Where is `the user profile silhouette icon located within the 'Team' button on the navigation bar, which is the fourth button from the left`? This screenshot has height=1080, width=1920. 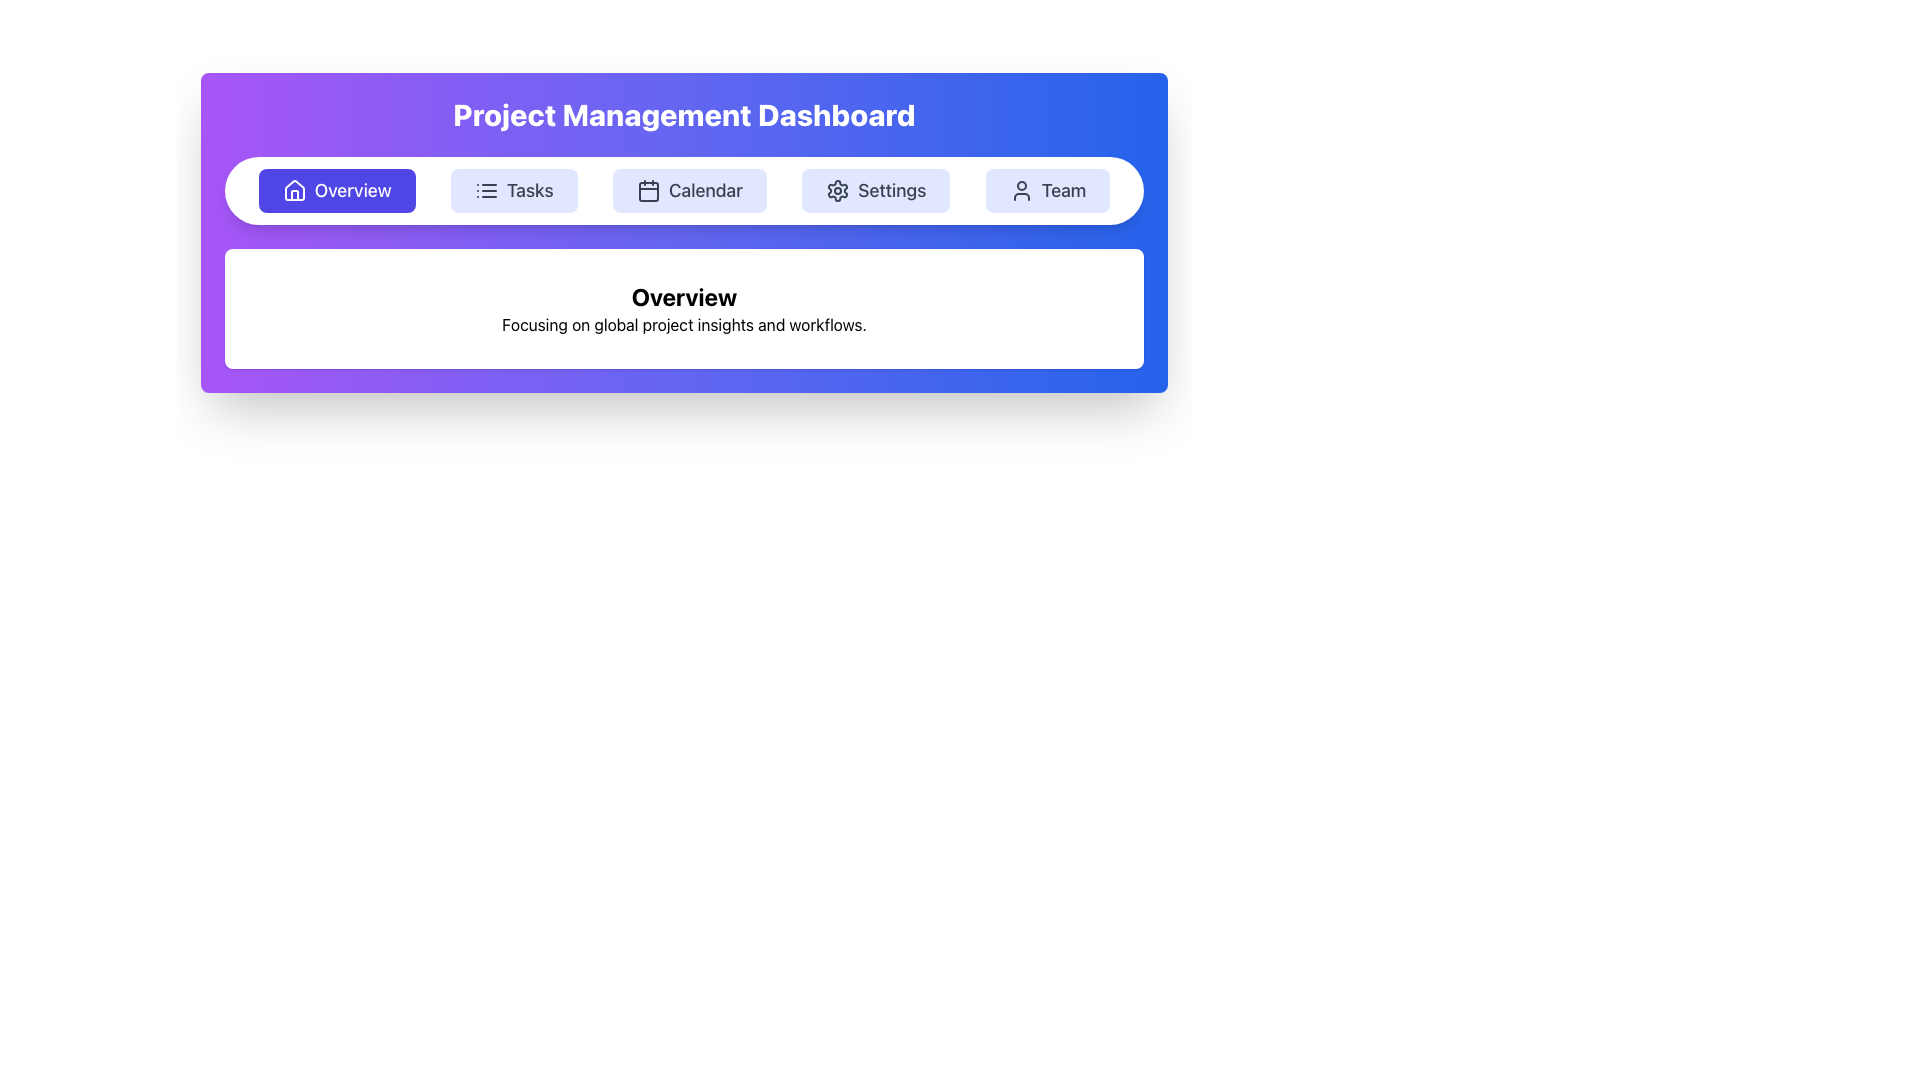
the user profile silhouette icon located within the 'Team' button on the navigation bar, which is the fourth button from the left is located at coordinates (1021, 191).